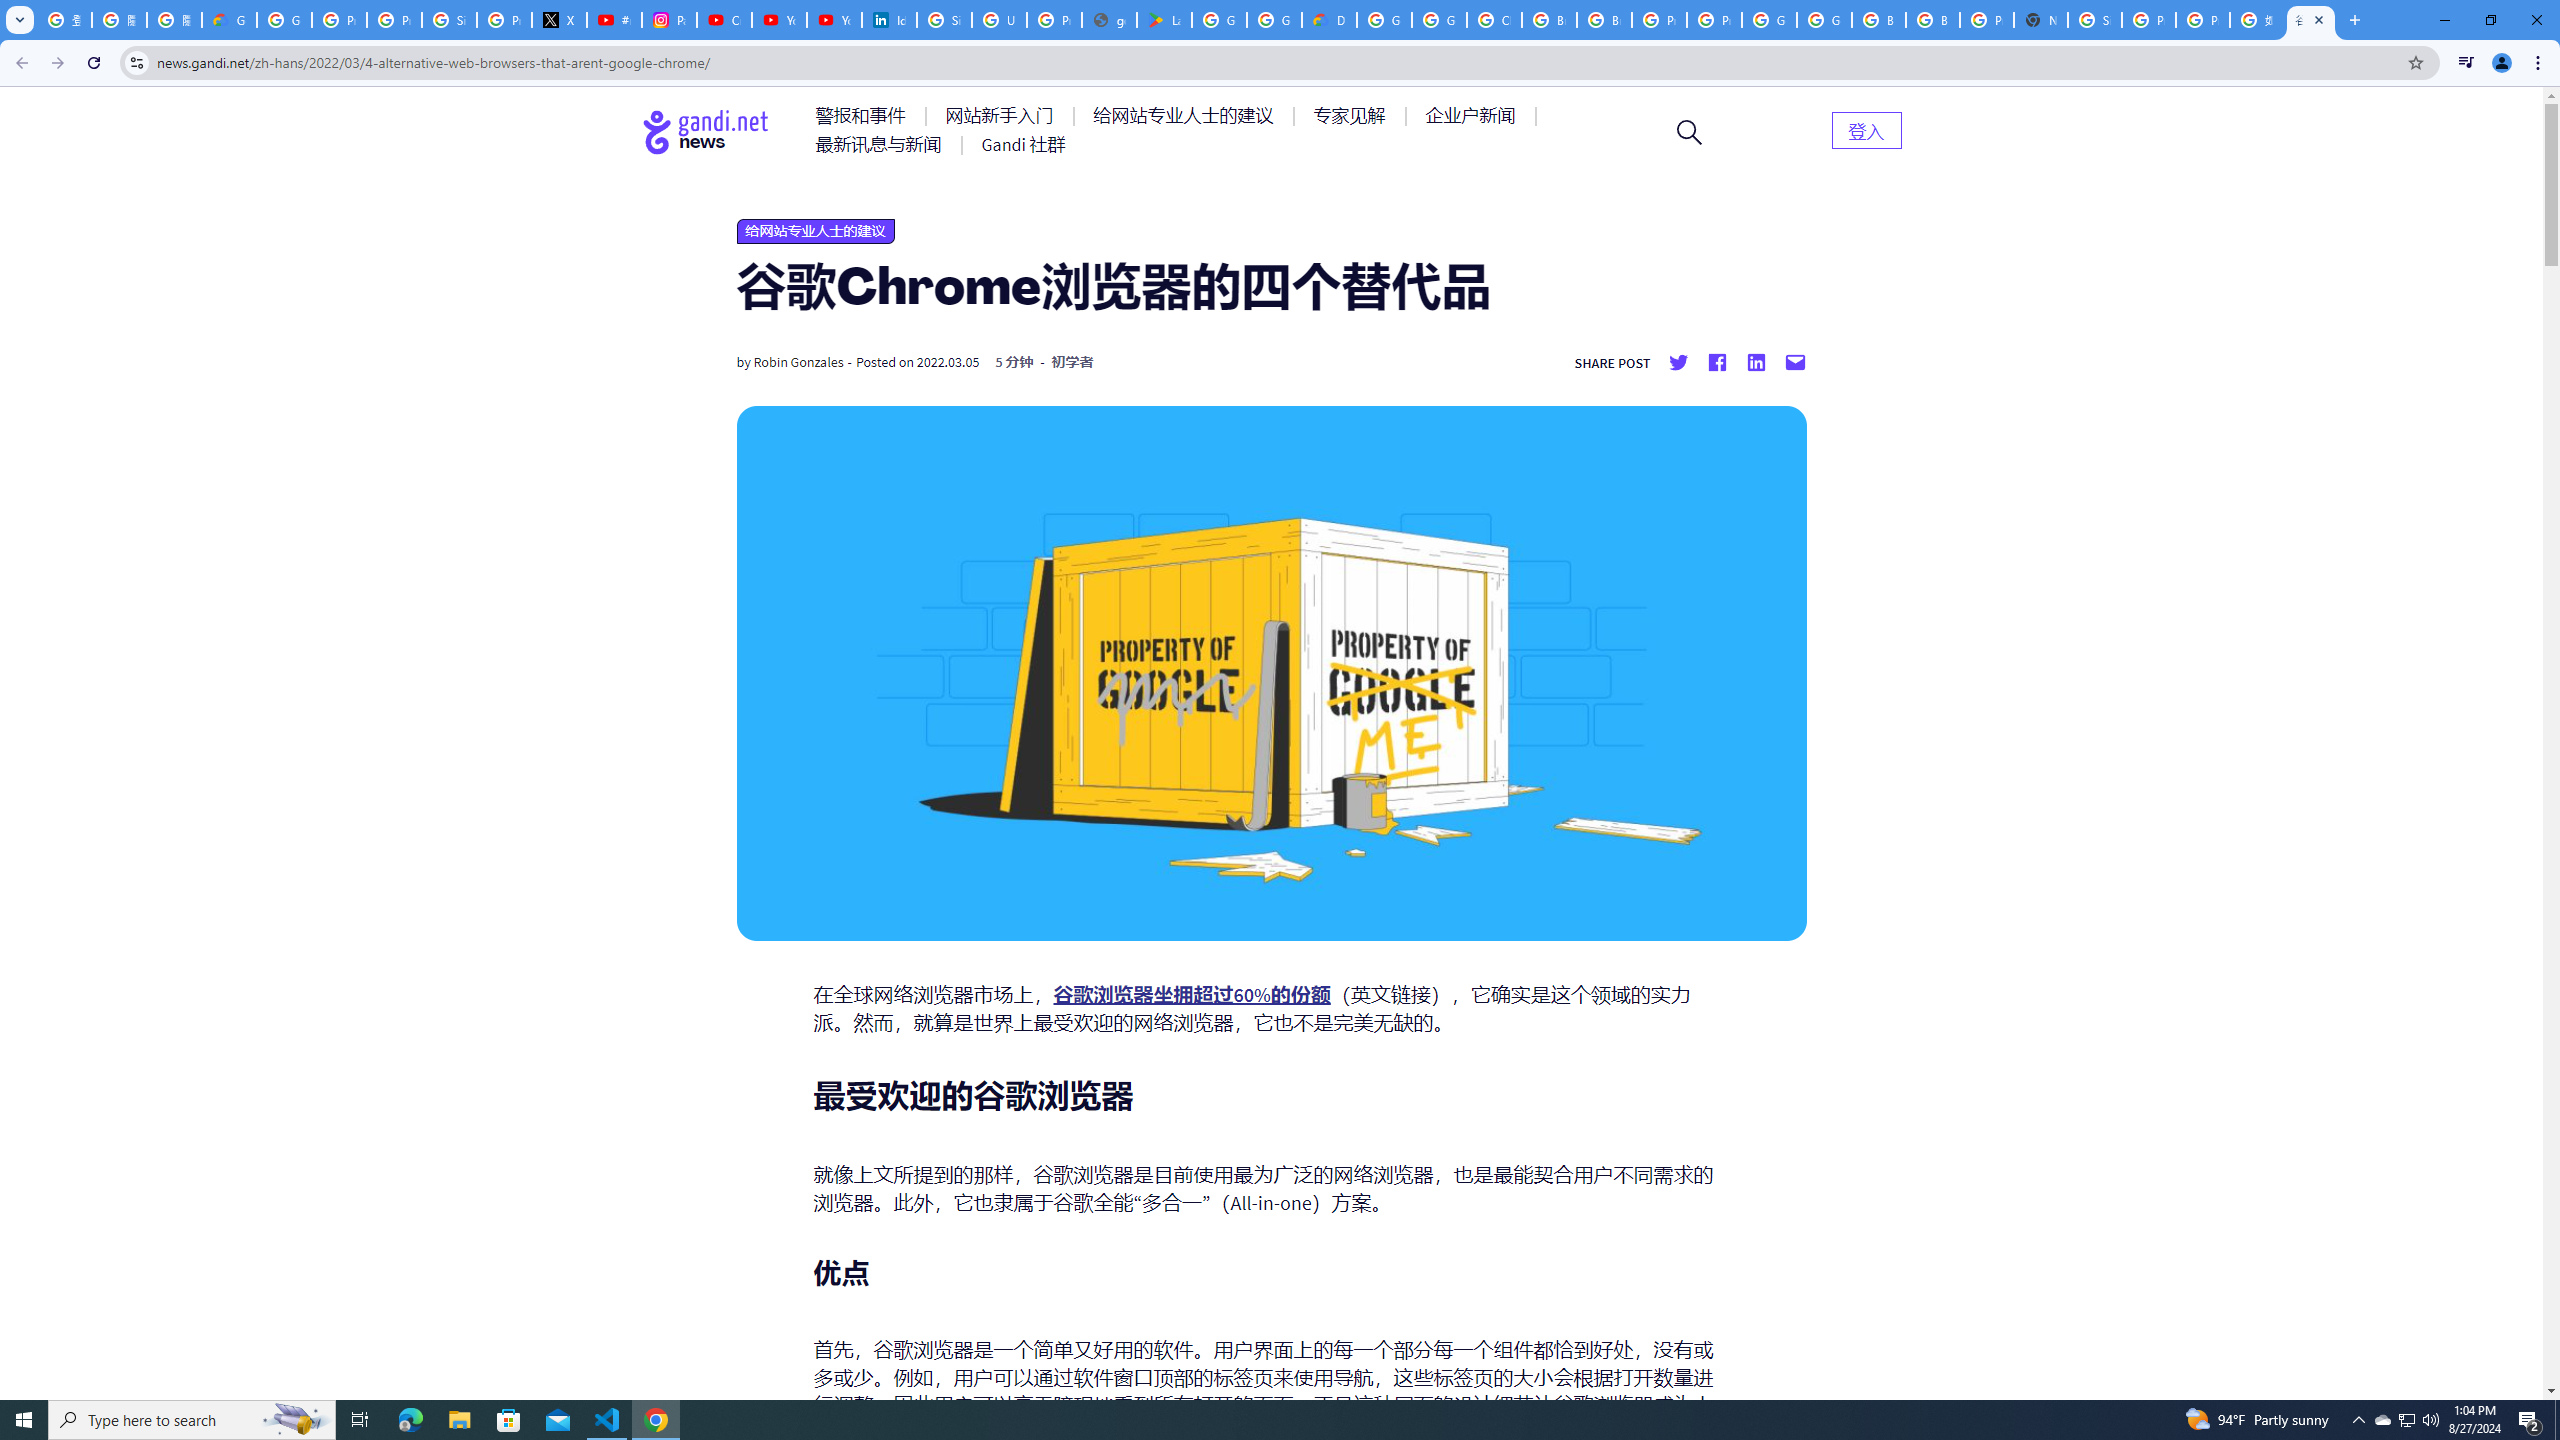 This screenshot has width=2560, height=1440. Describe the element at coordinates (1273, 19) in the screenshot. I see `'Google Workspace - Specific Terms'` at that location.